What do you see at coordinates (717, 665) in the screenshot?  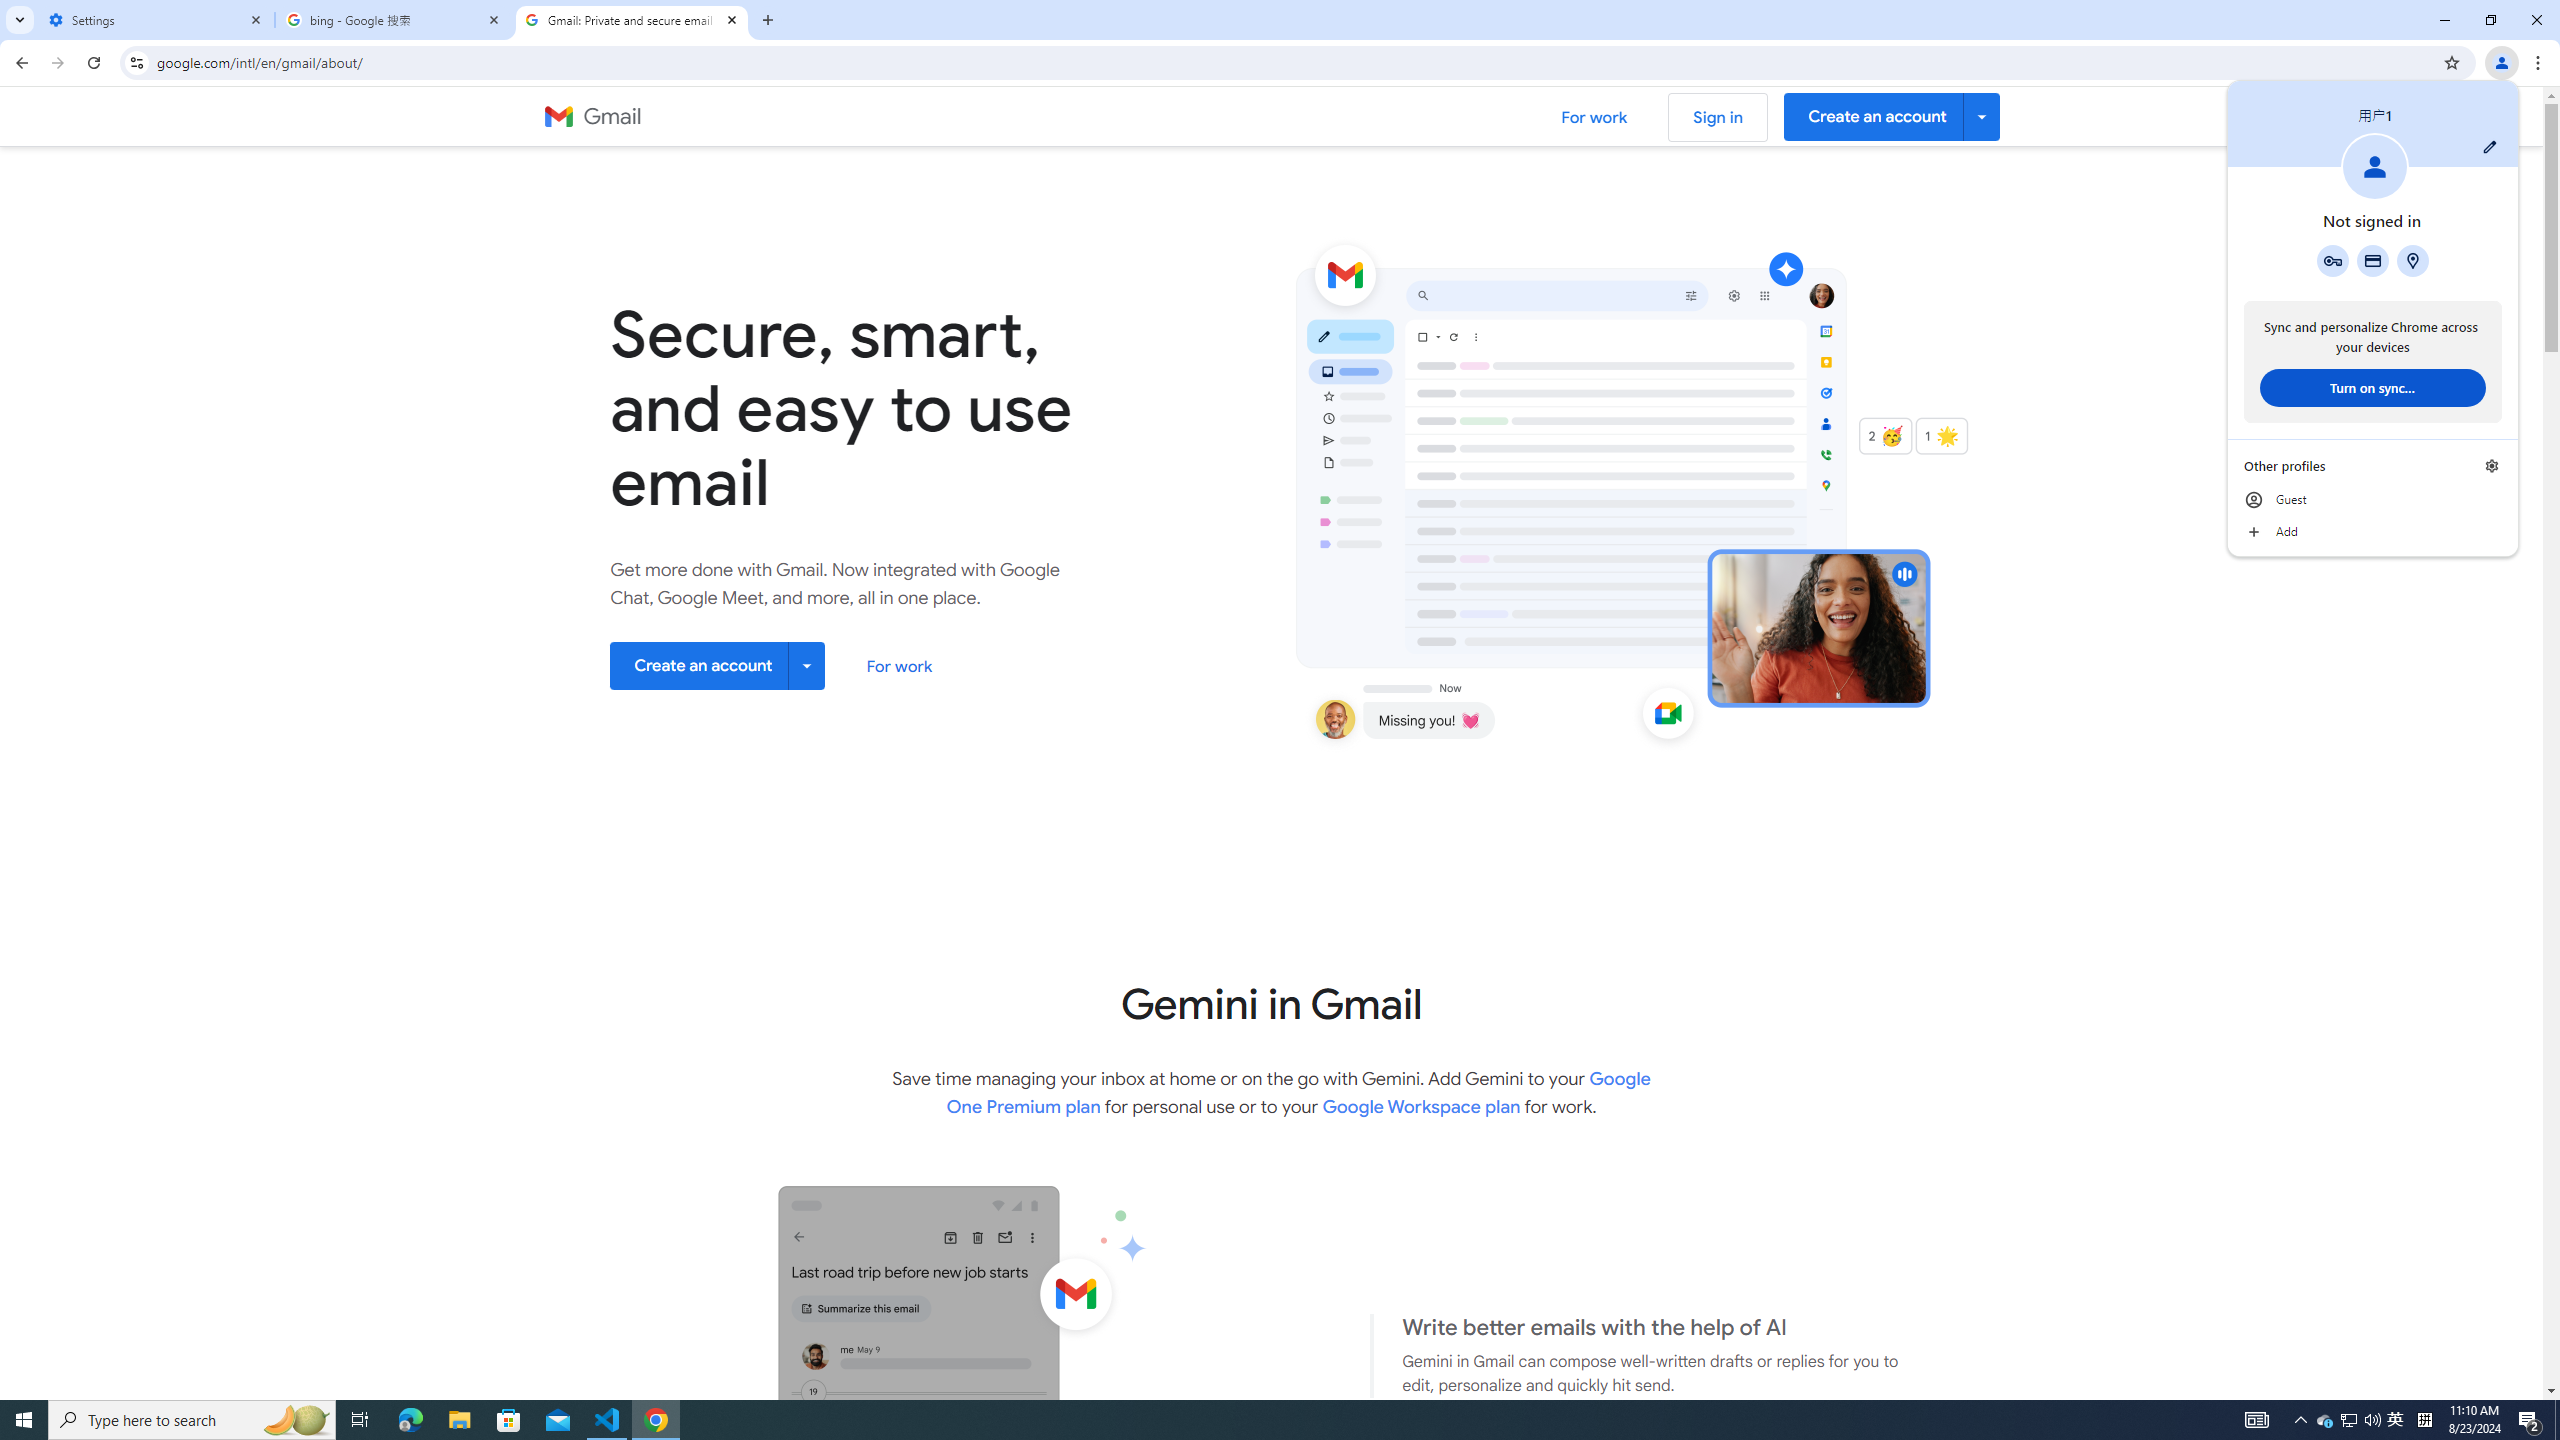 I see `'Create an account'` at bounding box center [717, 665].